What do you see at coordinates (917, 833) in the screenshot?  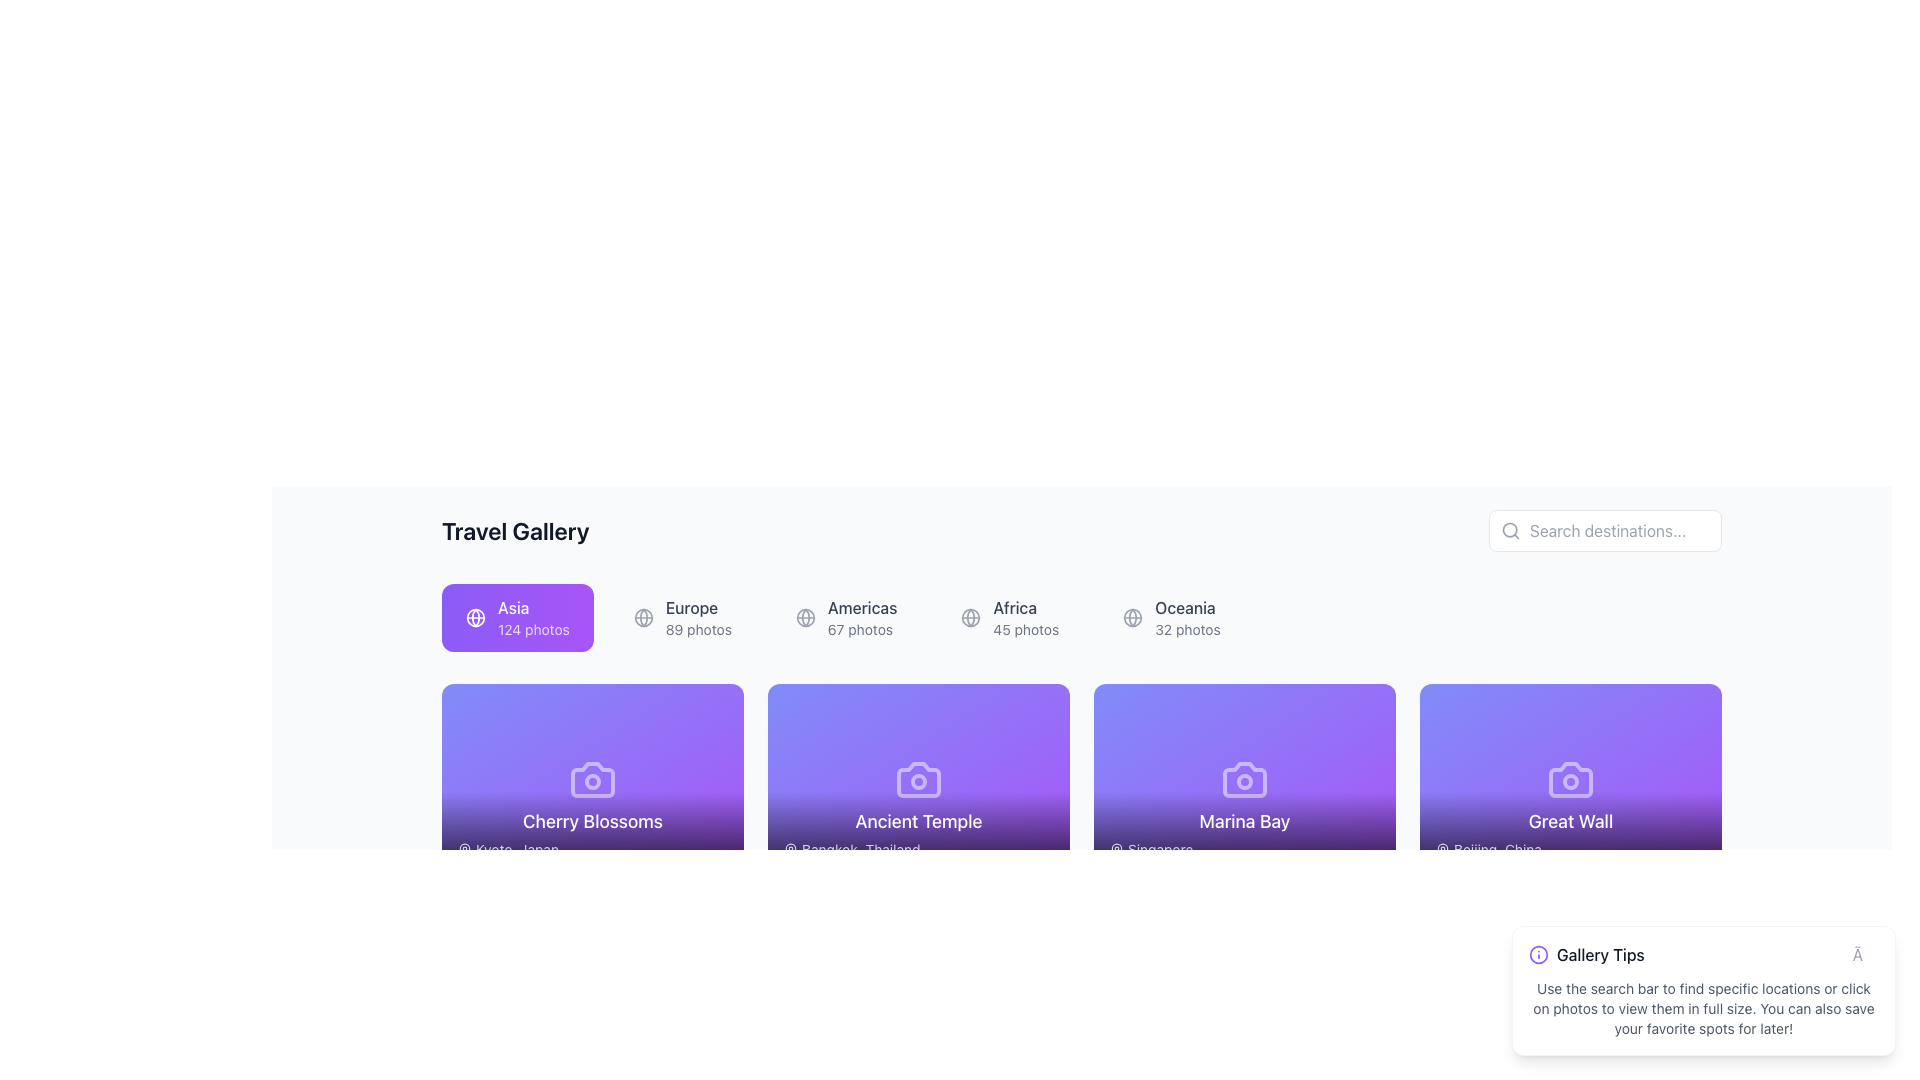 I see `text displayed on the Text Label that shows 'Ancient Temple' and its location at the bottom center of the card in the 'Travel Gallery' section` at bounding box center [917, 833].